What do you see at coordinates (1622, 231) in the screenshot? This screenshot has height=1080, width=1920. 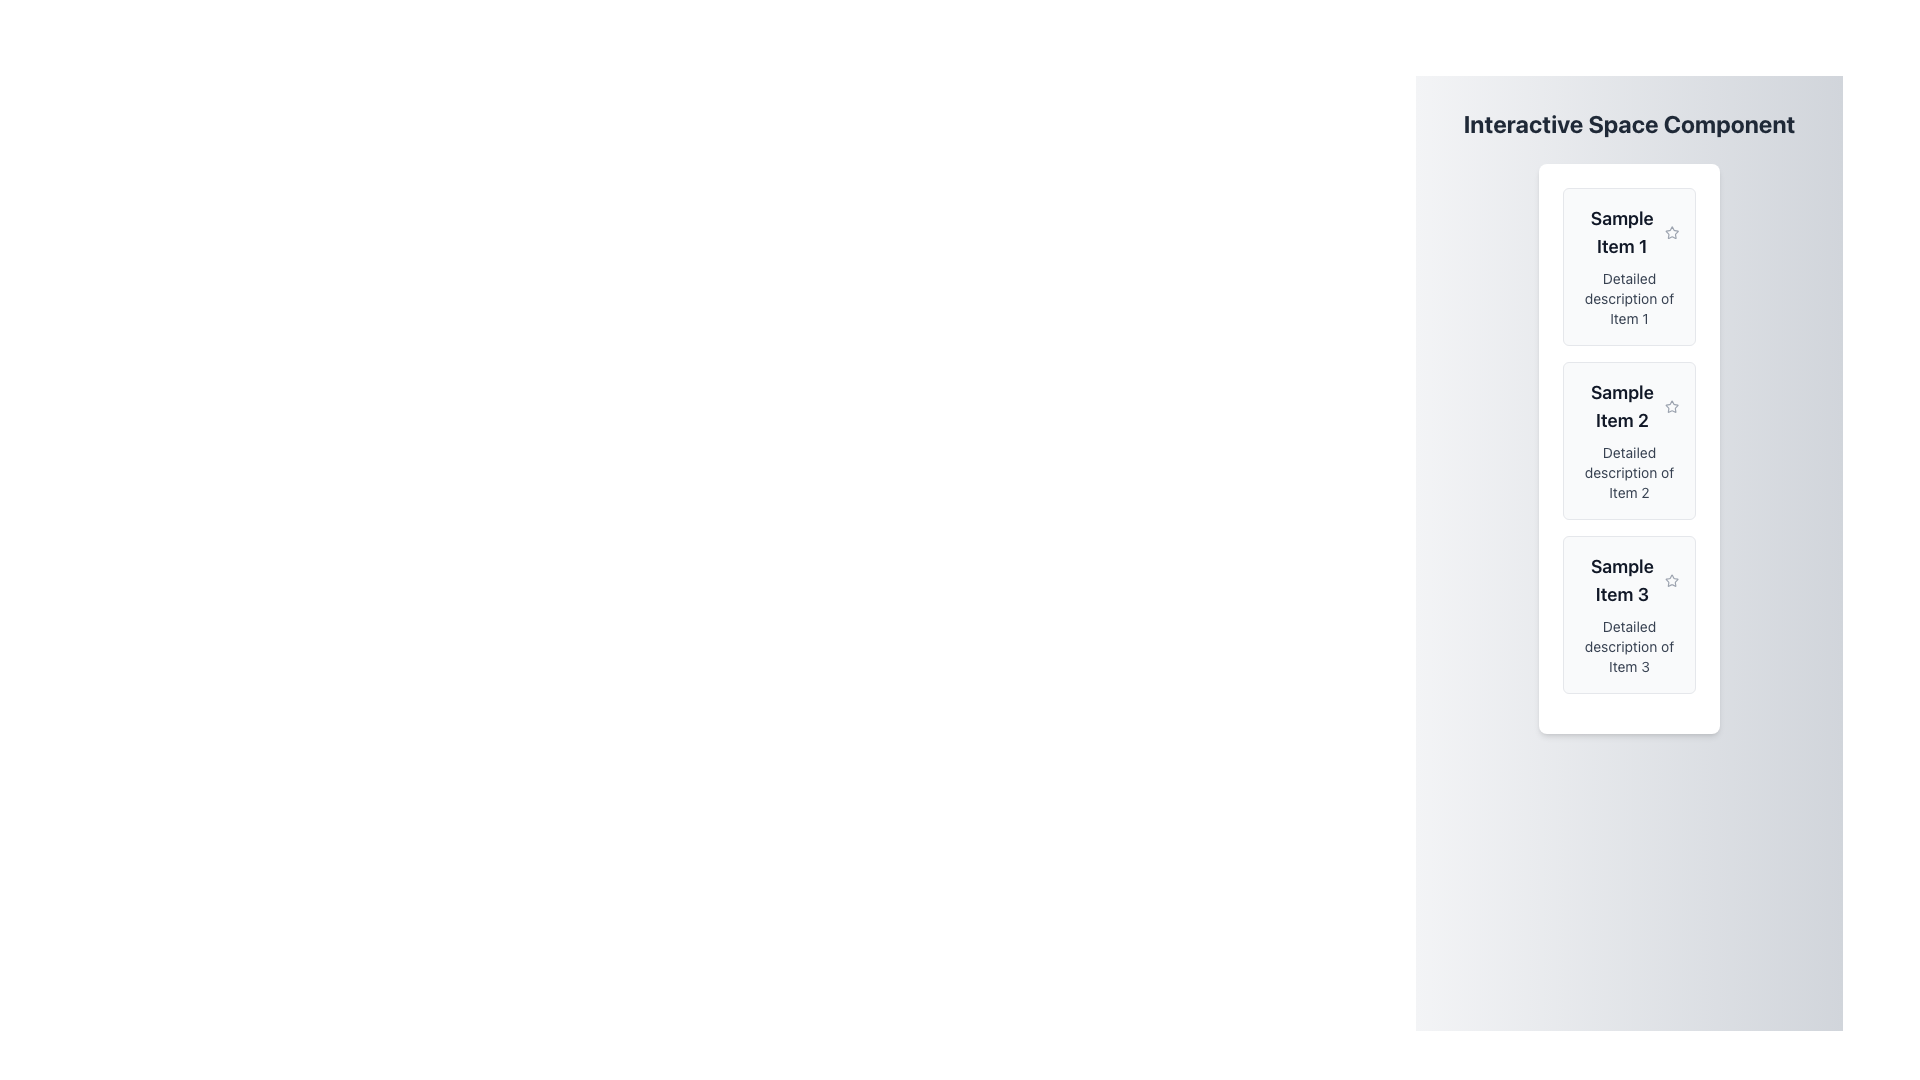 I see `the text label displaying 'Sample Item 1' which is bold and located at the top of the vertical list of items` at bounding box center [1622, 231].